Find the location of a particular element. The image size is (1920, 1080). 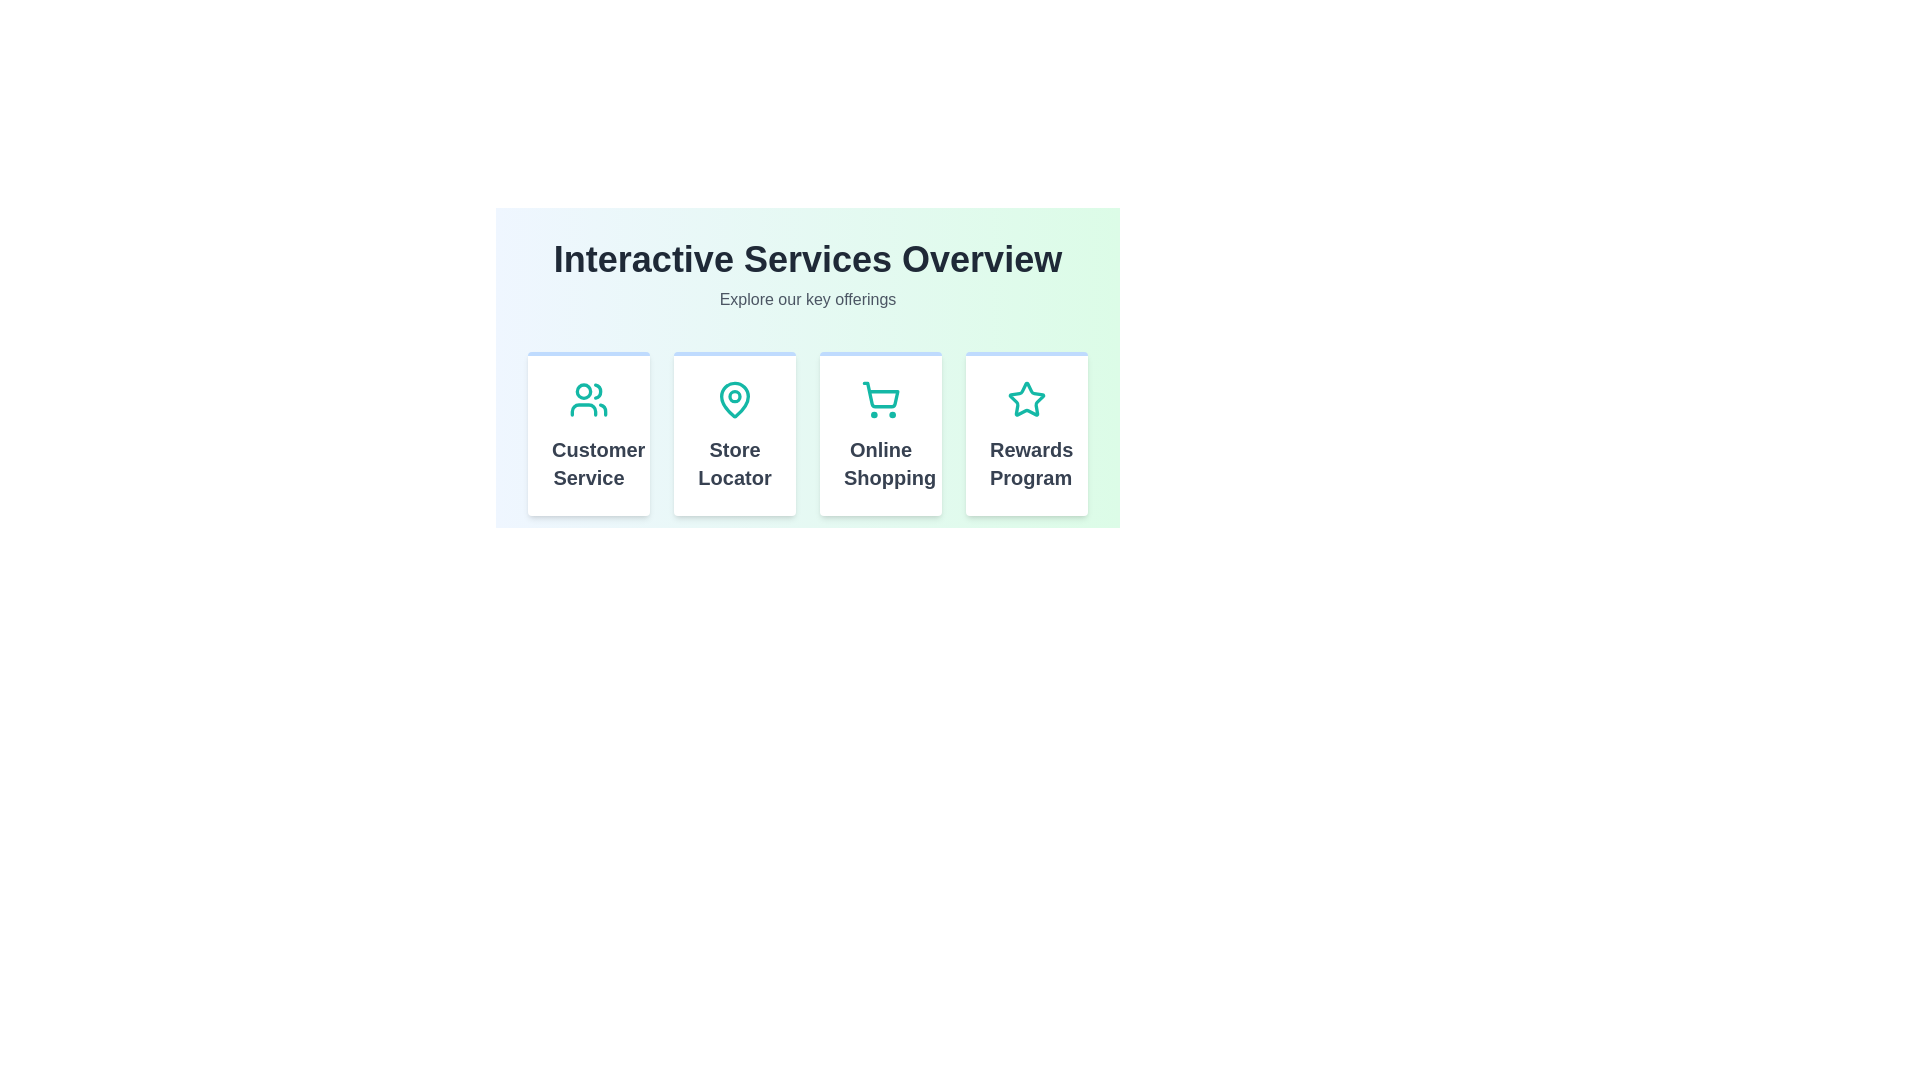

the teal blue outlined pin icon representing a location marker, which is the second icon in the 'Store Locator' card is located at coordinates (733, 400).